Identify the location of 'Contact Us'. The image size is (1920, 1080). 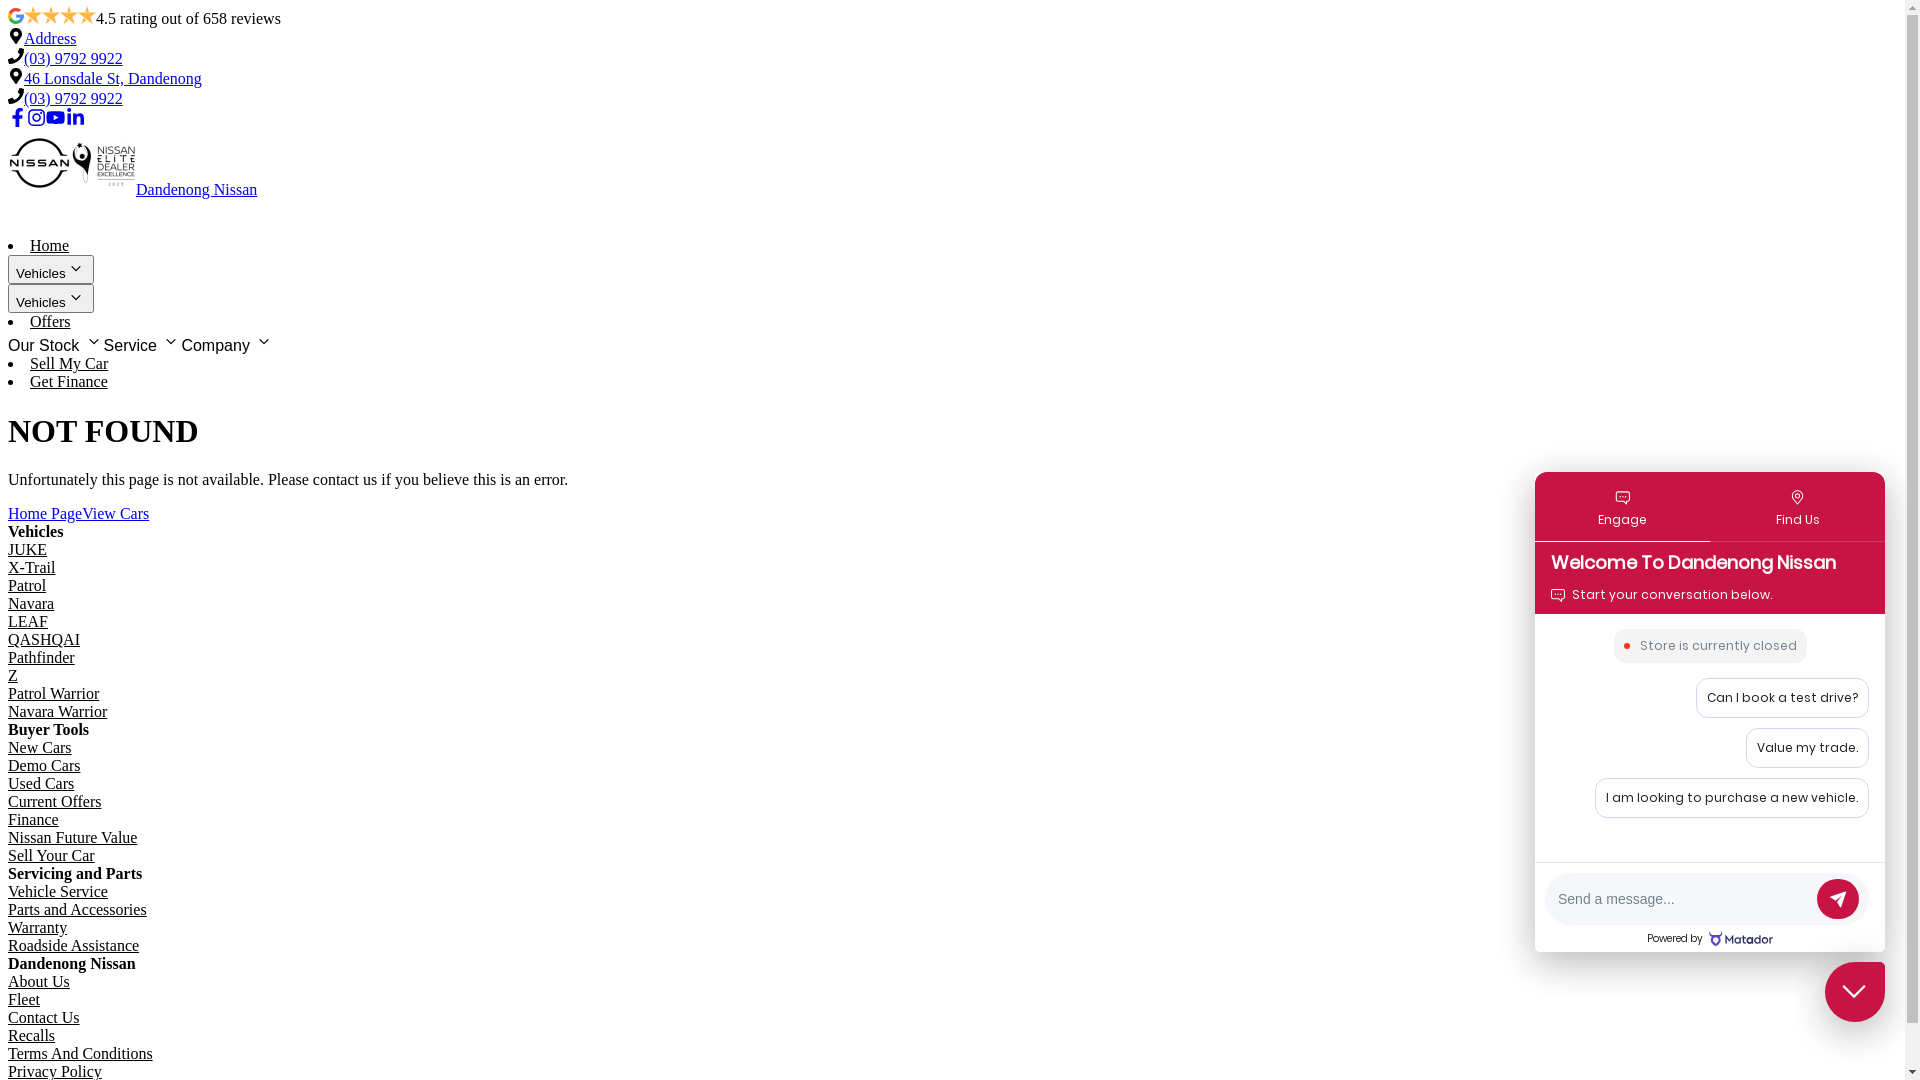
(43, 1017).